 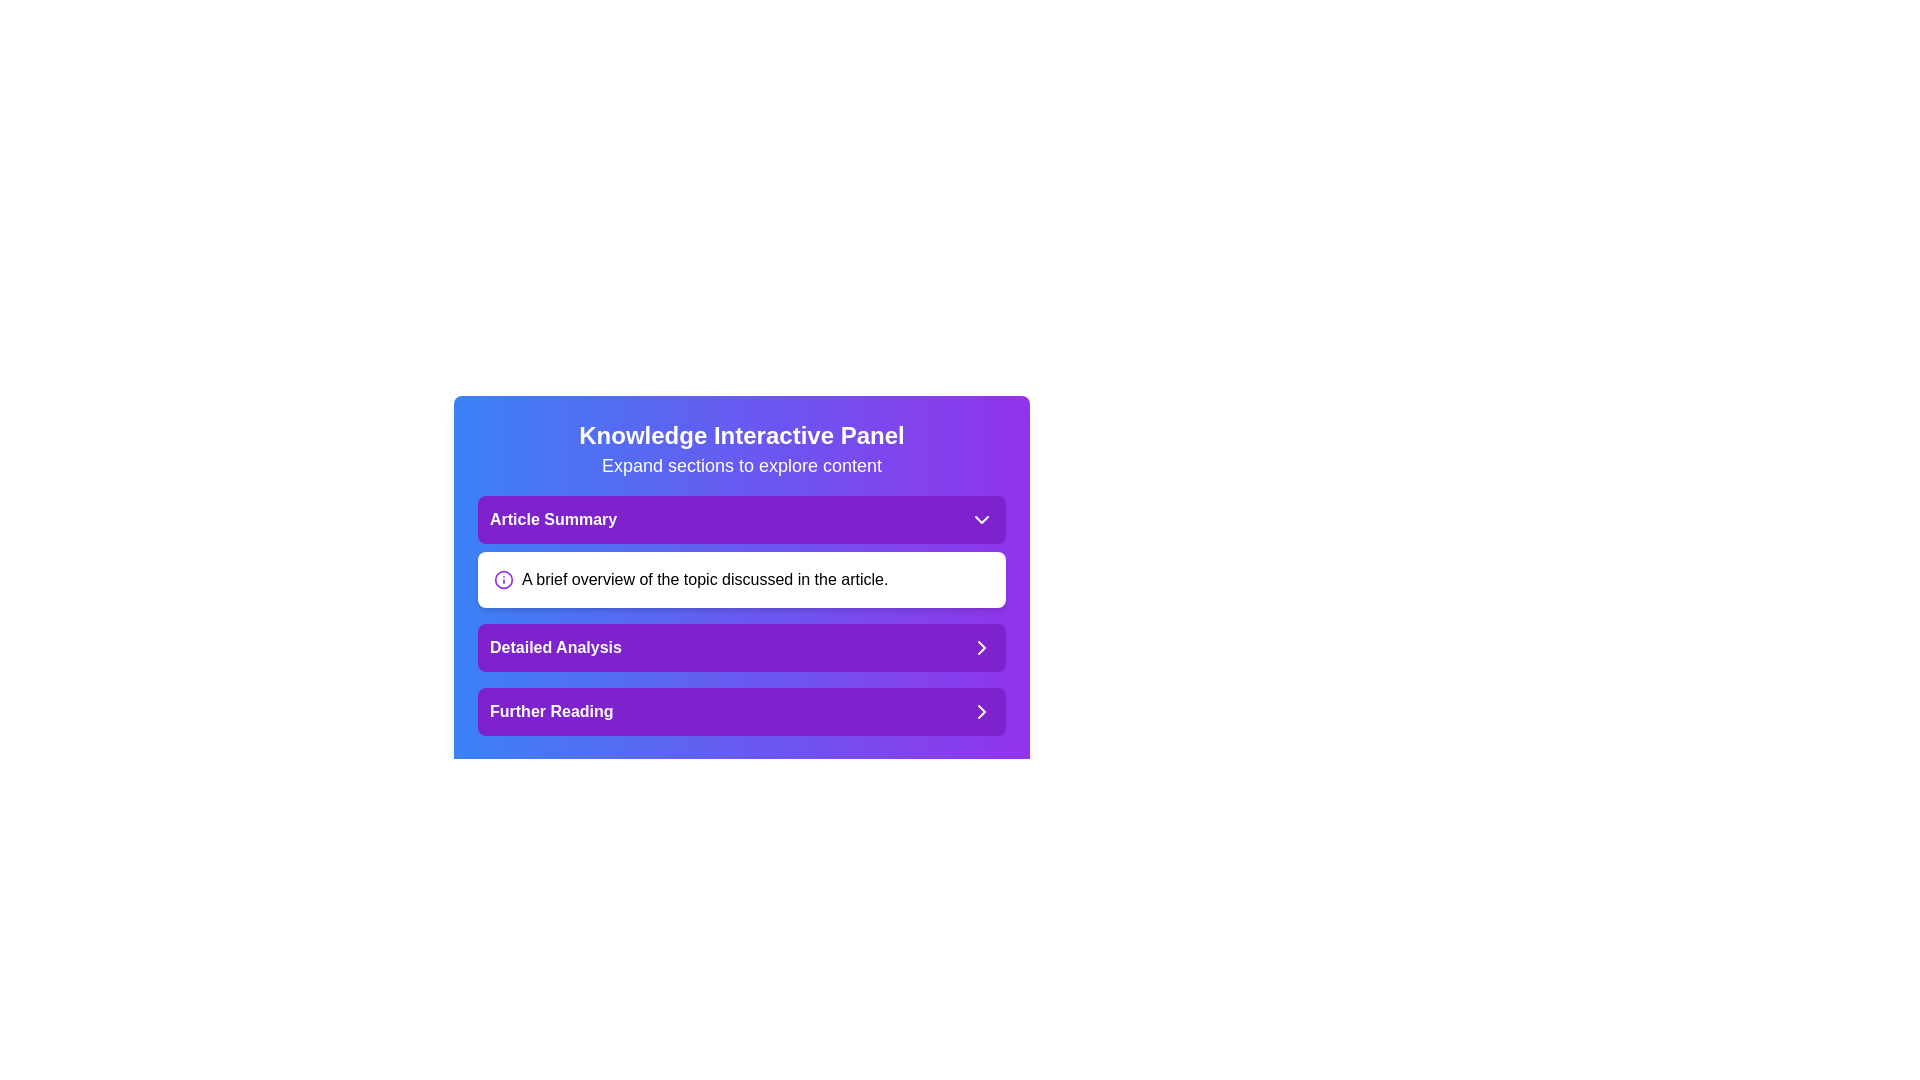 I want to click on the 'Detailed Analysis' button, so click(x=741, y=648).